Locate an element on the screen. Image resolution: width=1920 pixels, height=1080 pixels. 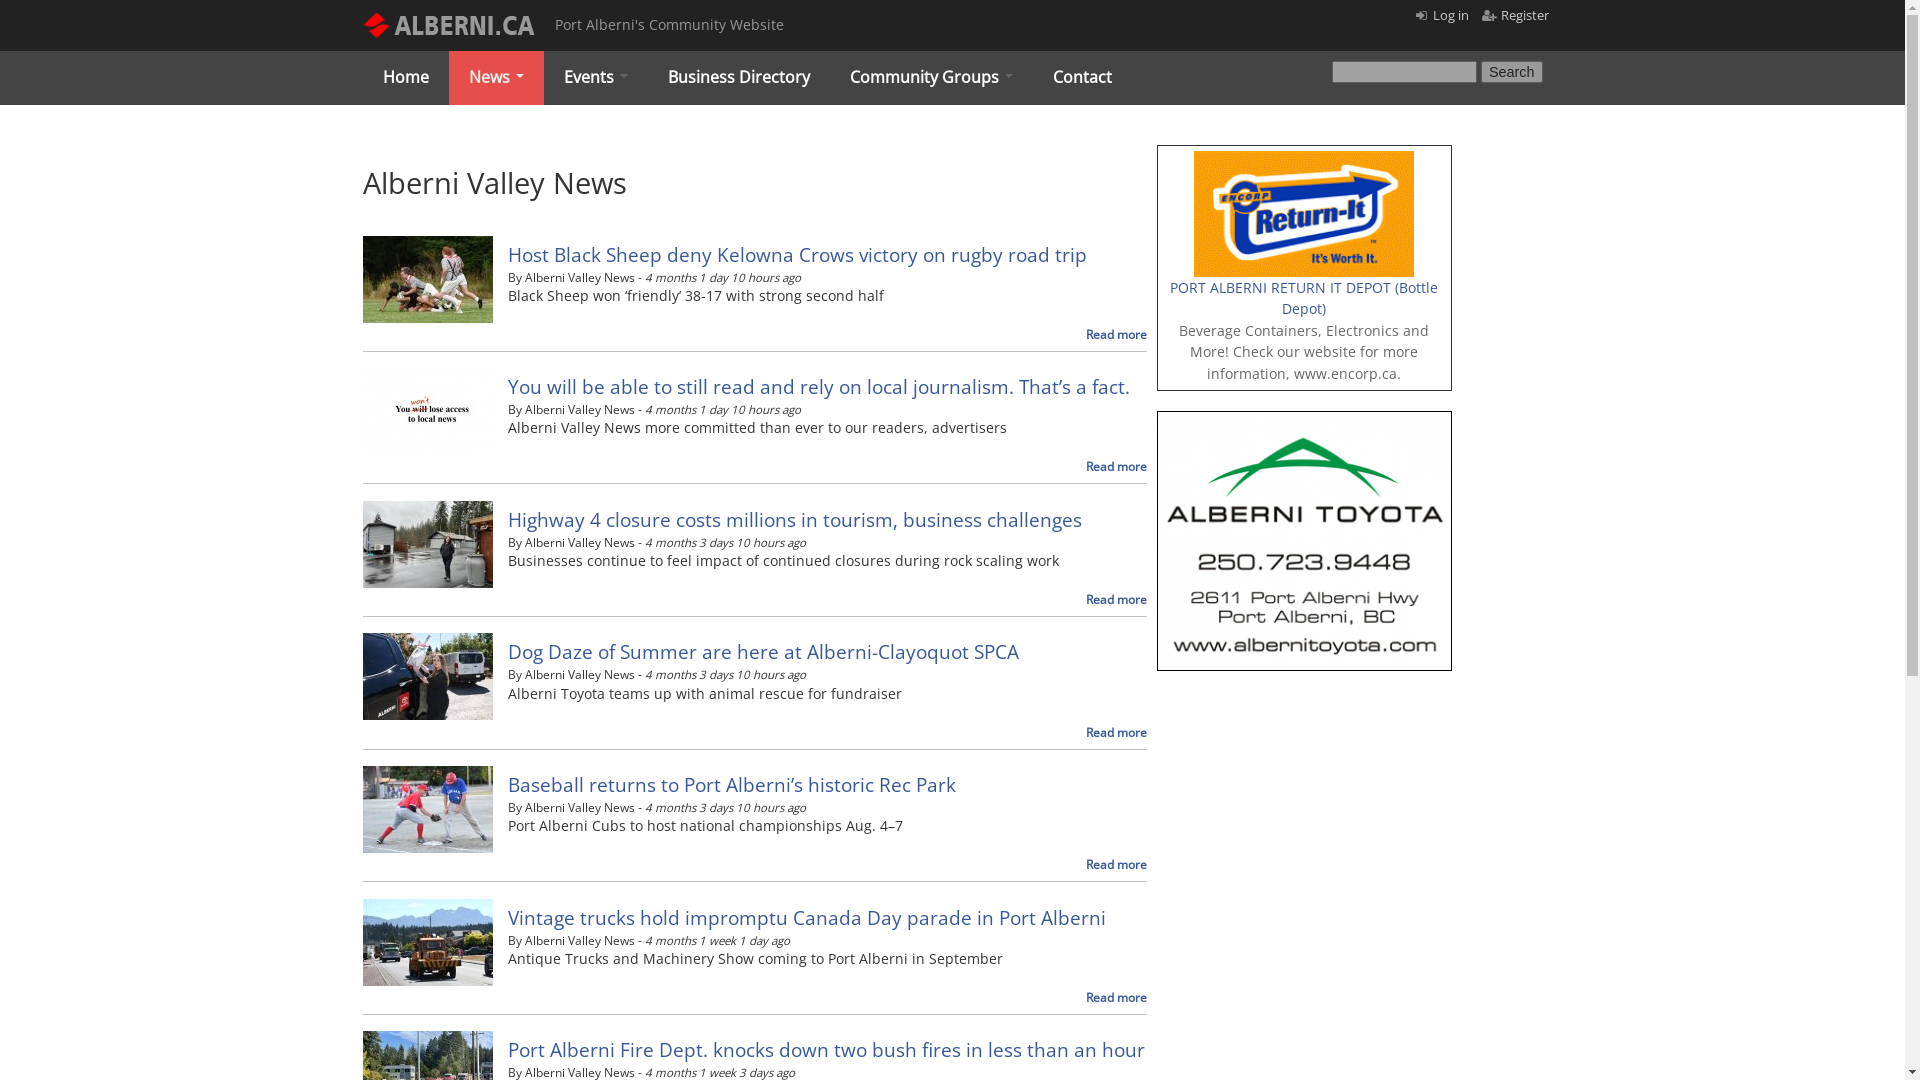
'Read more' is located at coordinates (1115, 997).